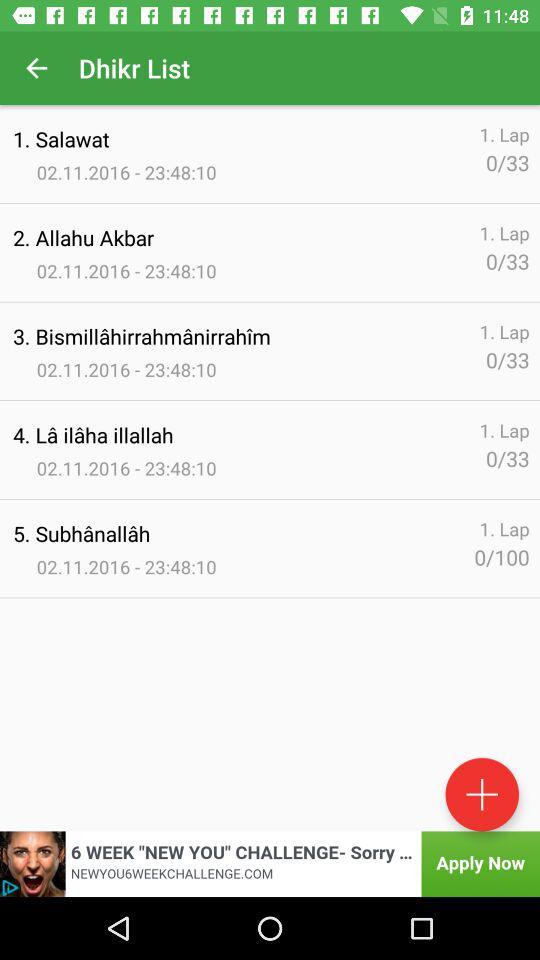 Image resolution: width=540 pixels, height=960 pixels. Describe the element at coordinates (270, 863) in the screenshot. I see `share the article` at that location.